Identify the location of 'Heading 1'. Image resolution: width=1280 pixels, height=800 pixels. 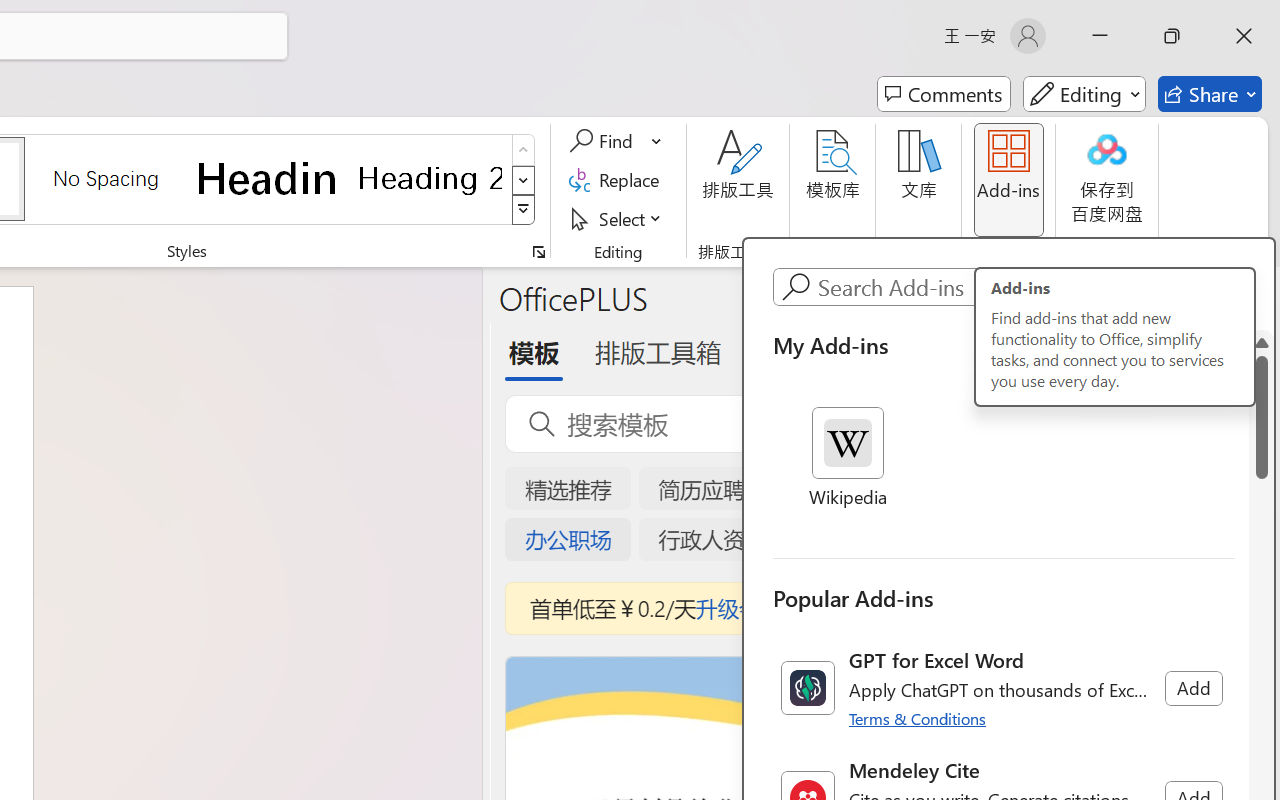
(267, 177).